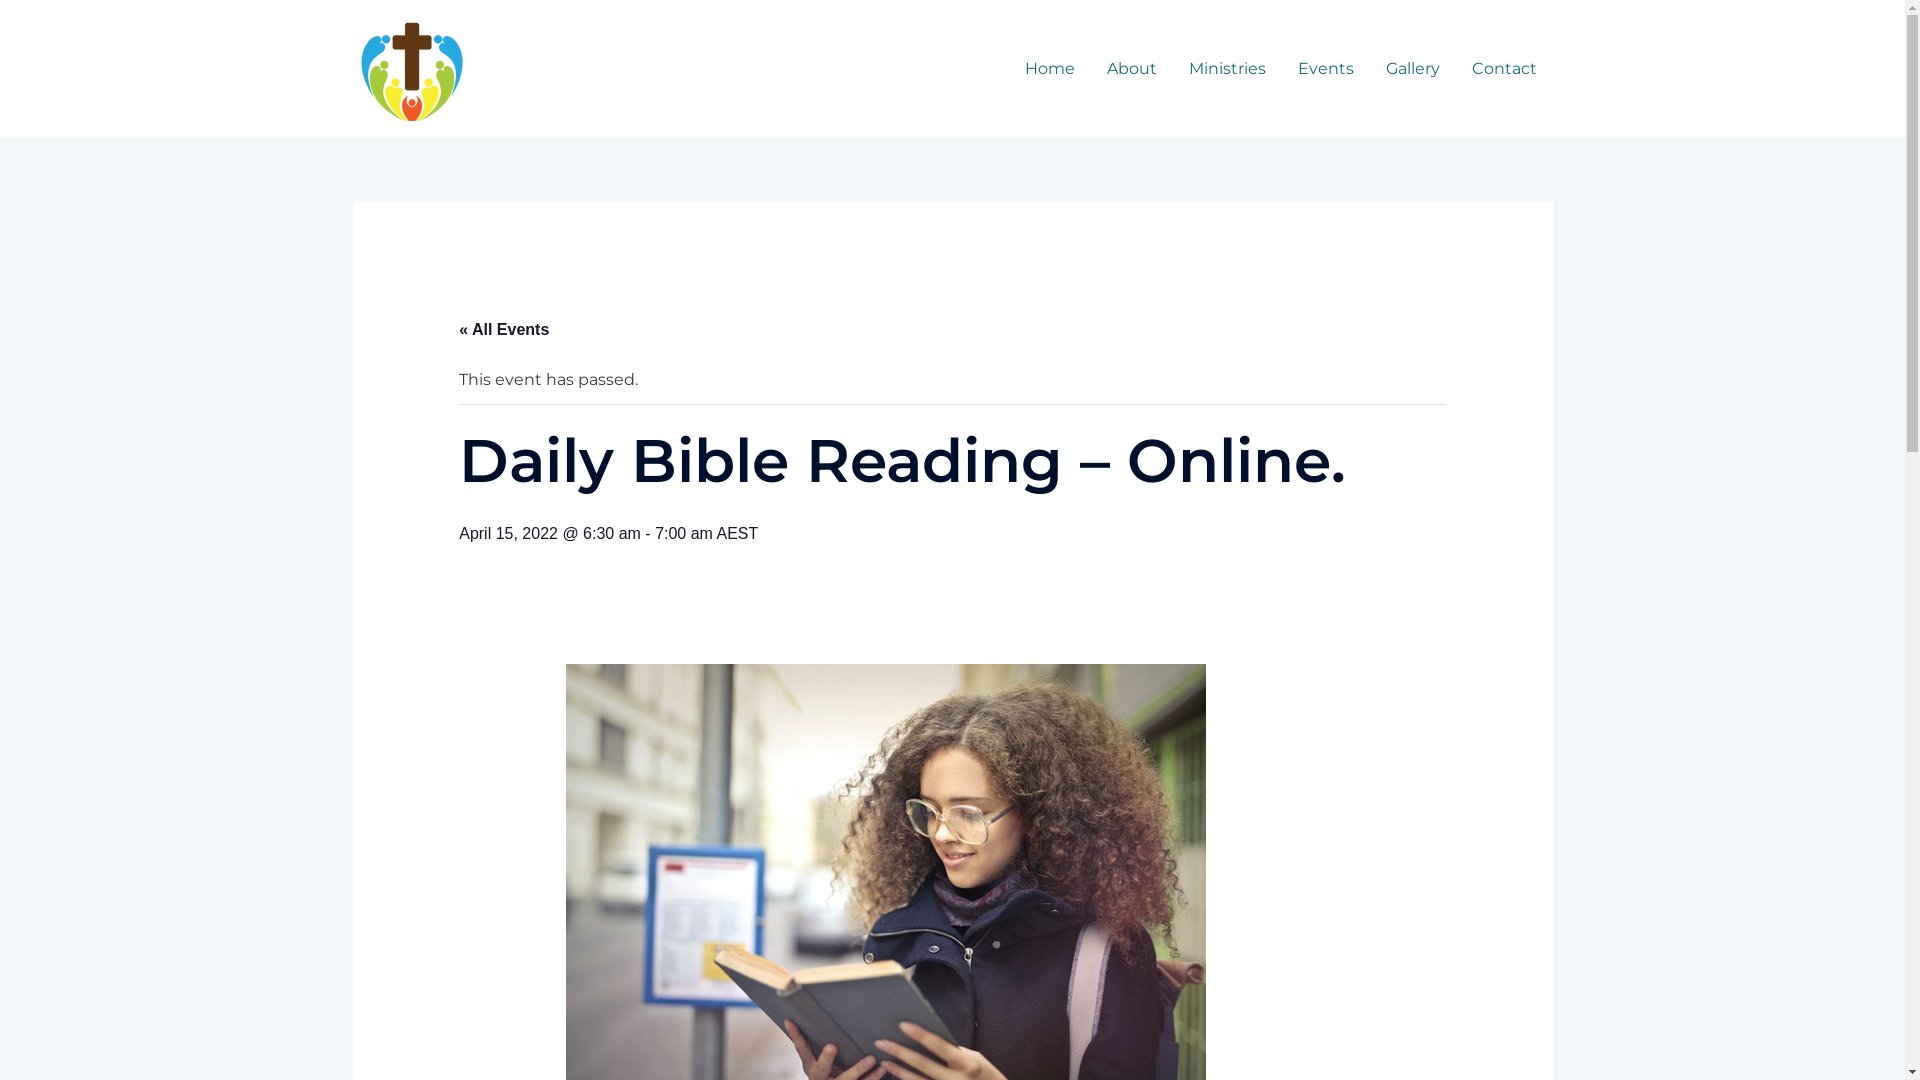 This screenshot has height=1080, width=1920. I want to click on 'Contact', so click(1504, 68).